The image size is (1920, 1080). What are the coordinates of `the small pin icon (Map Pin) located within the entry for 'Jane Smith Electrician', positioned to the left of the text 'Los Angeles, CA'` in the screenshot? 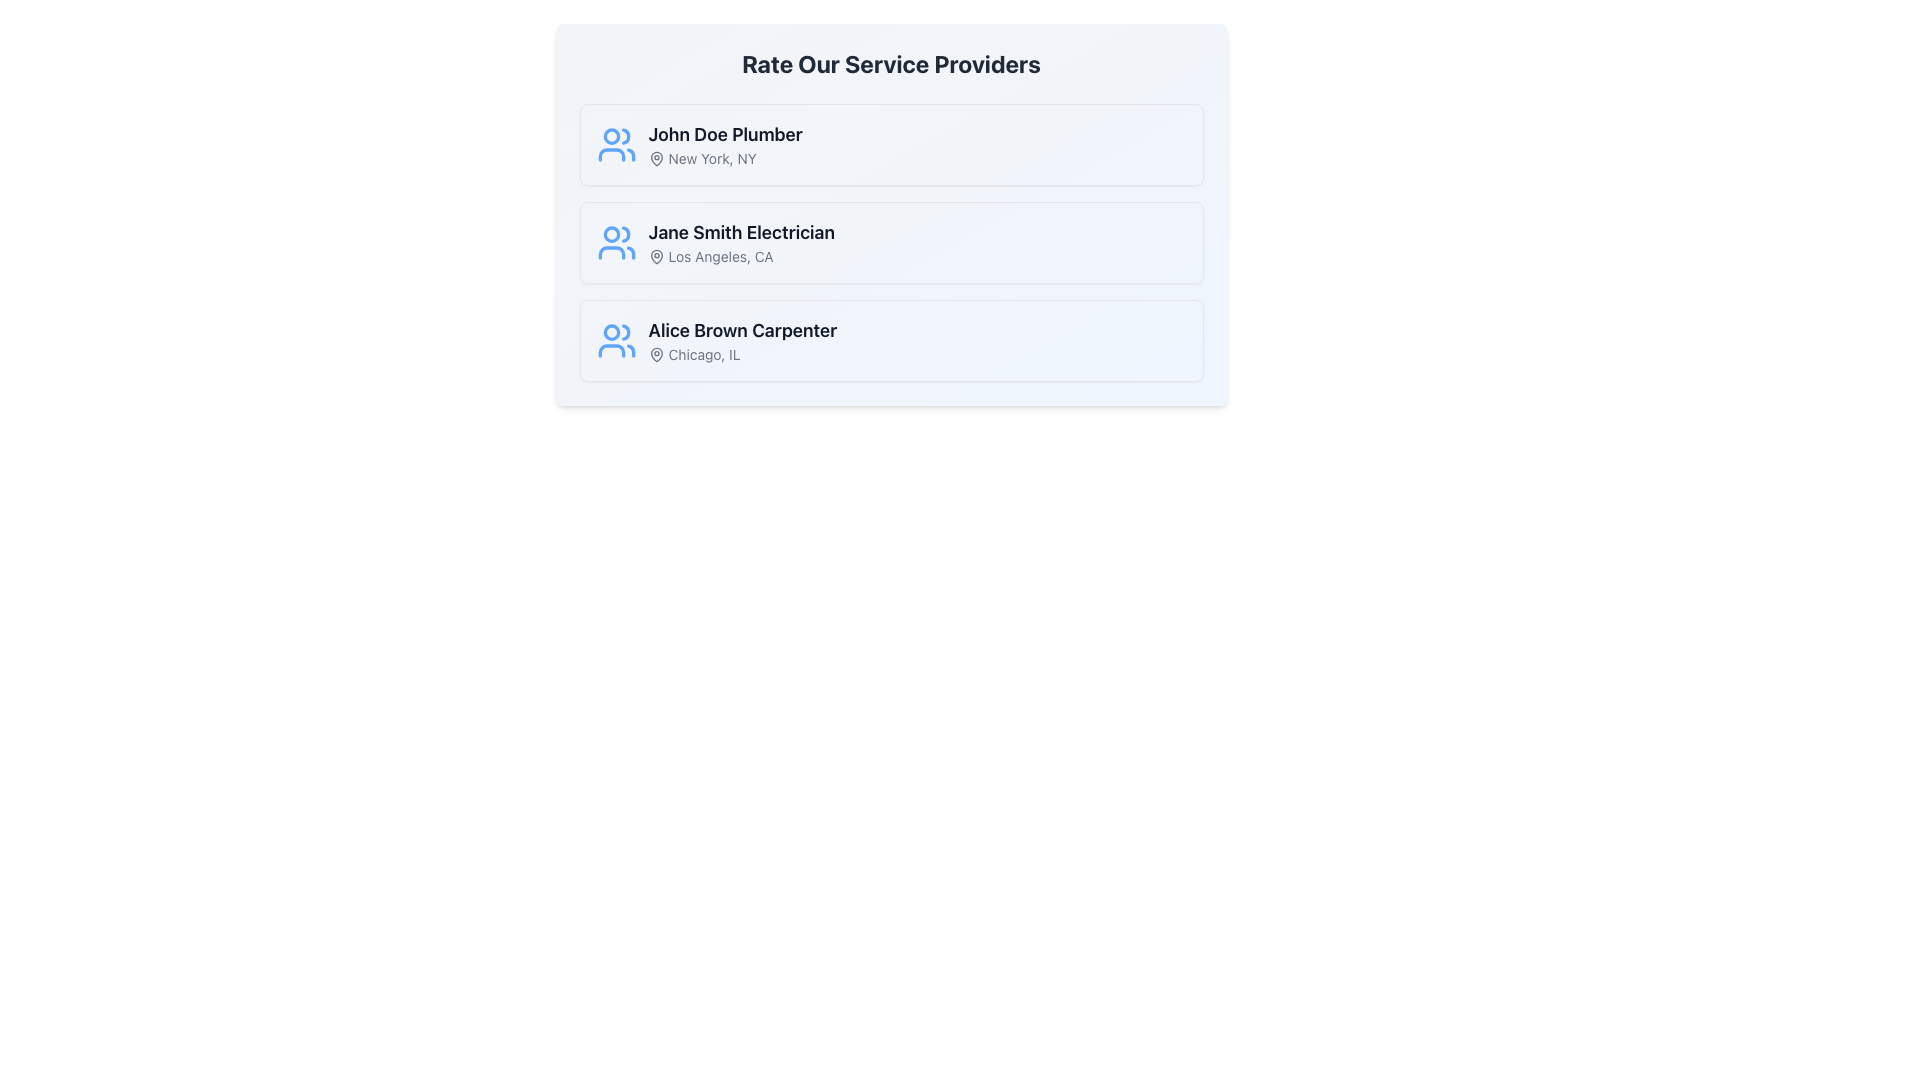 It's located at (656, 256).